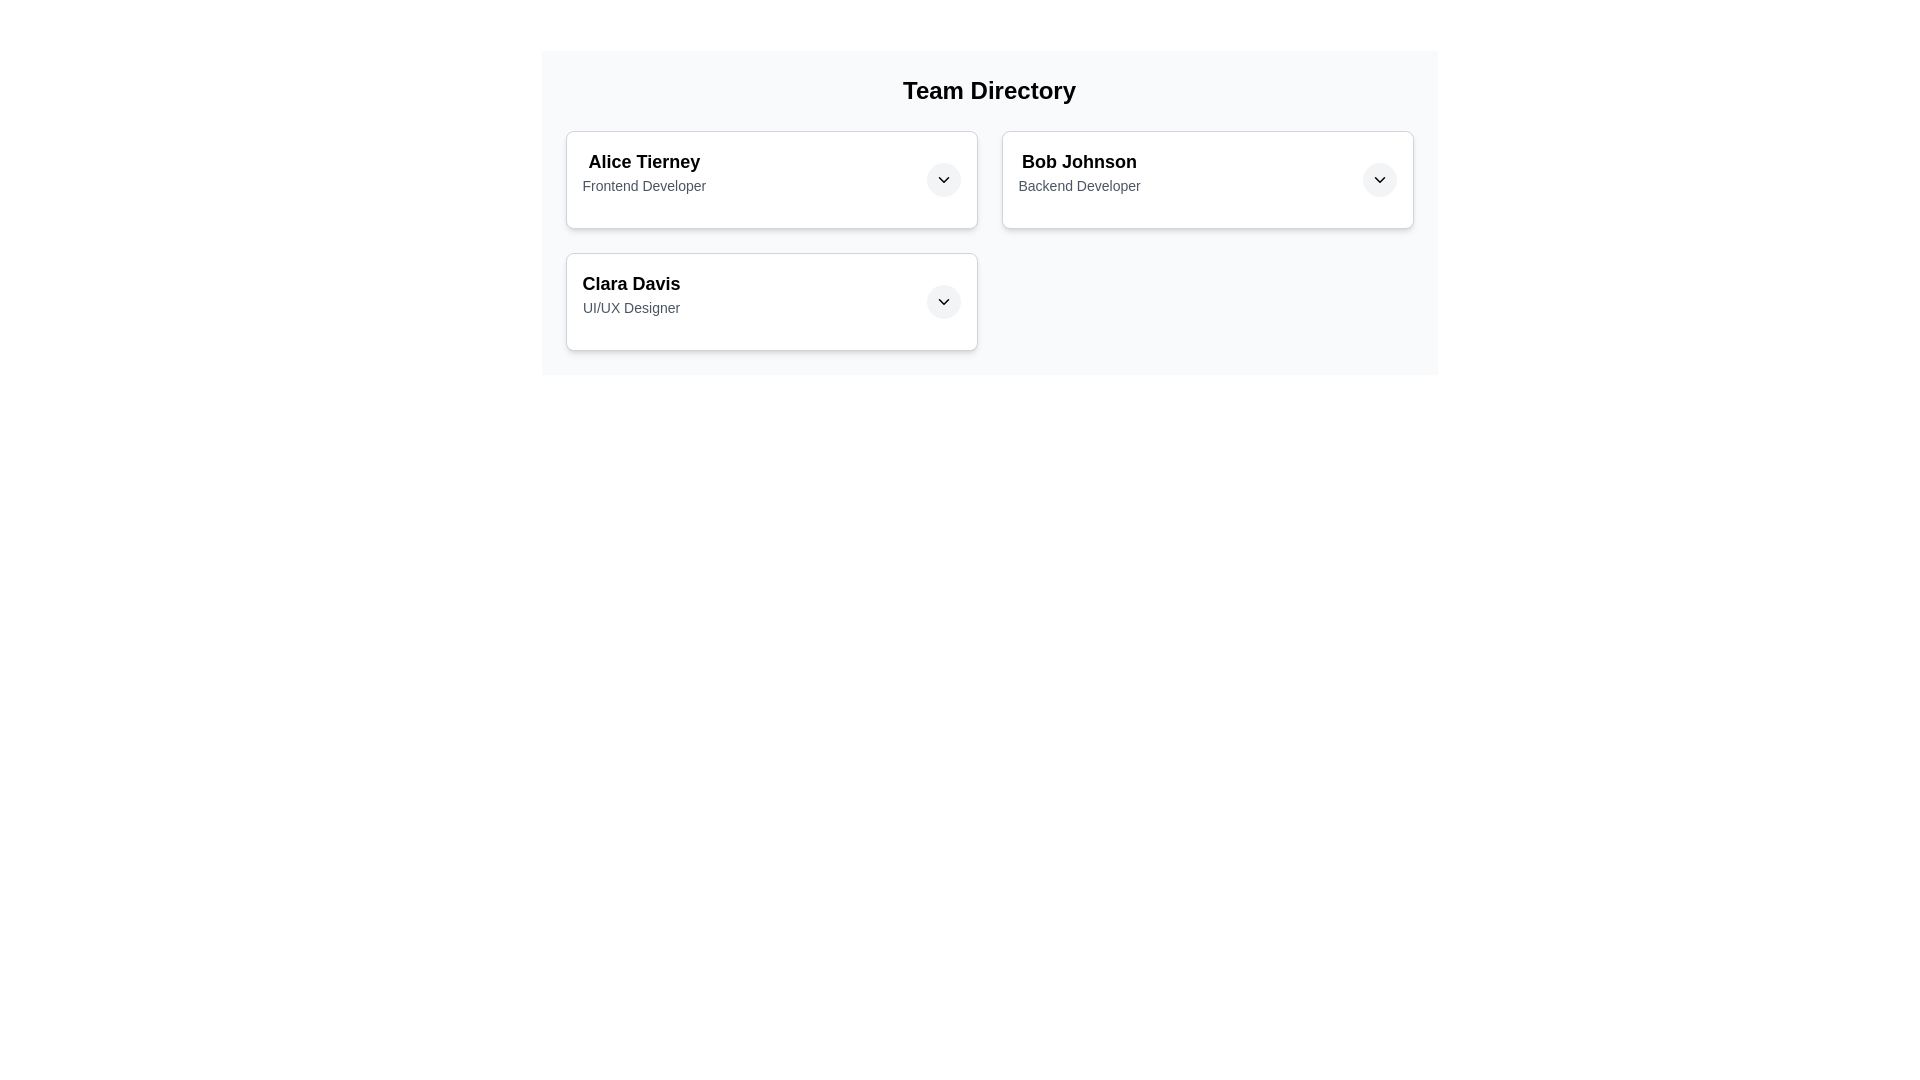 This screenshot has width=1920, height=1080. What do you see at coordinates (1078, 185) in the screenshot?
I see `the text label displaying 'Backend Developer' which is located below the name 'Bob Johnson' in the right-hand card of the 'Team Directory'` at bounding box center [1078, 185].